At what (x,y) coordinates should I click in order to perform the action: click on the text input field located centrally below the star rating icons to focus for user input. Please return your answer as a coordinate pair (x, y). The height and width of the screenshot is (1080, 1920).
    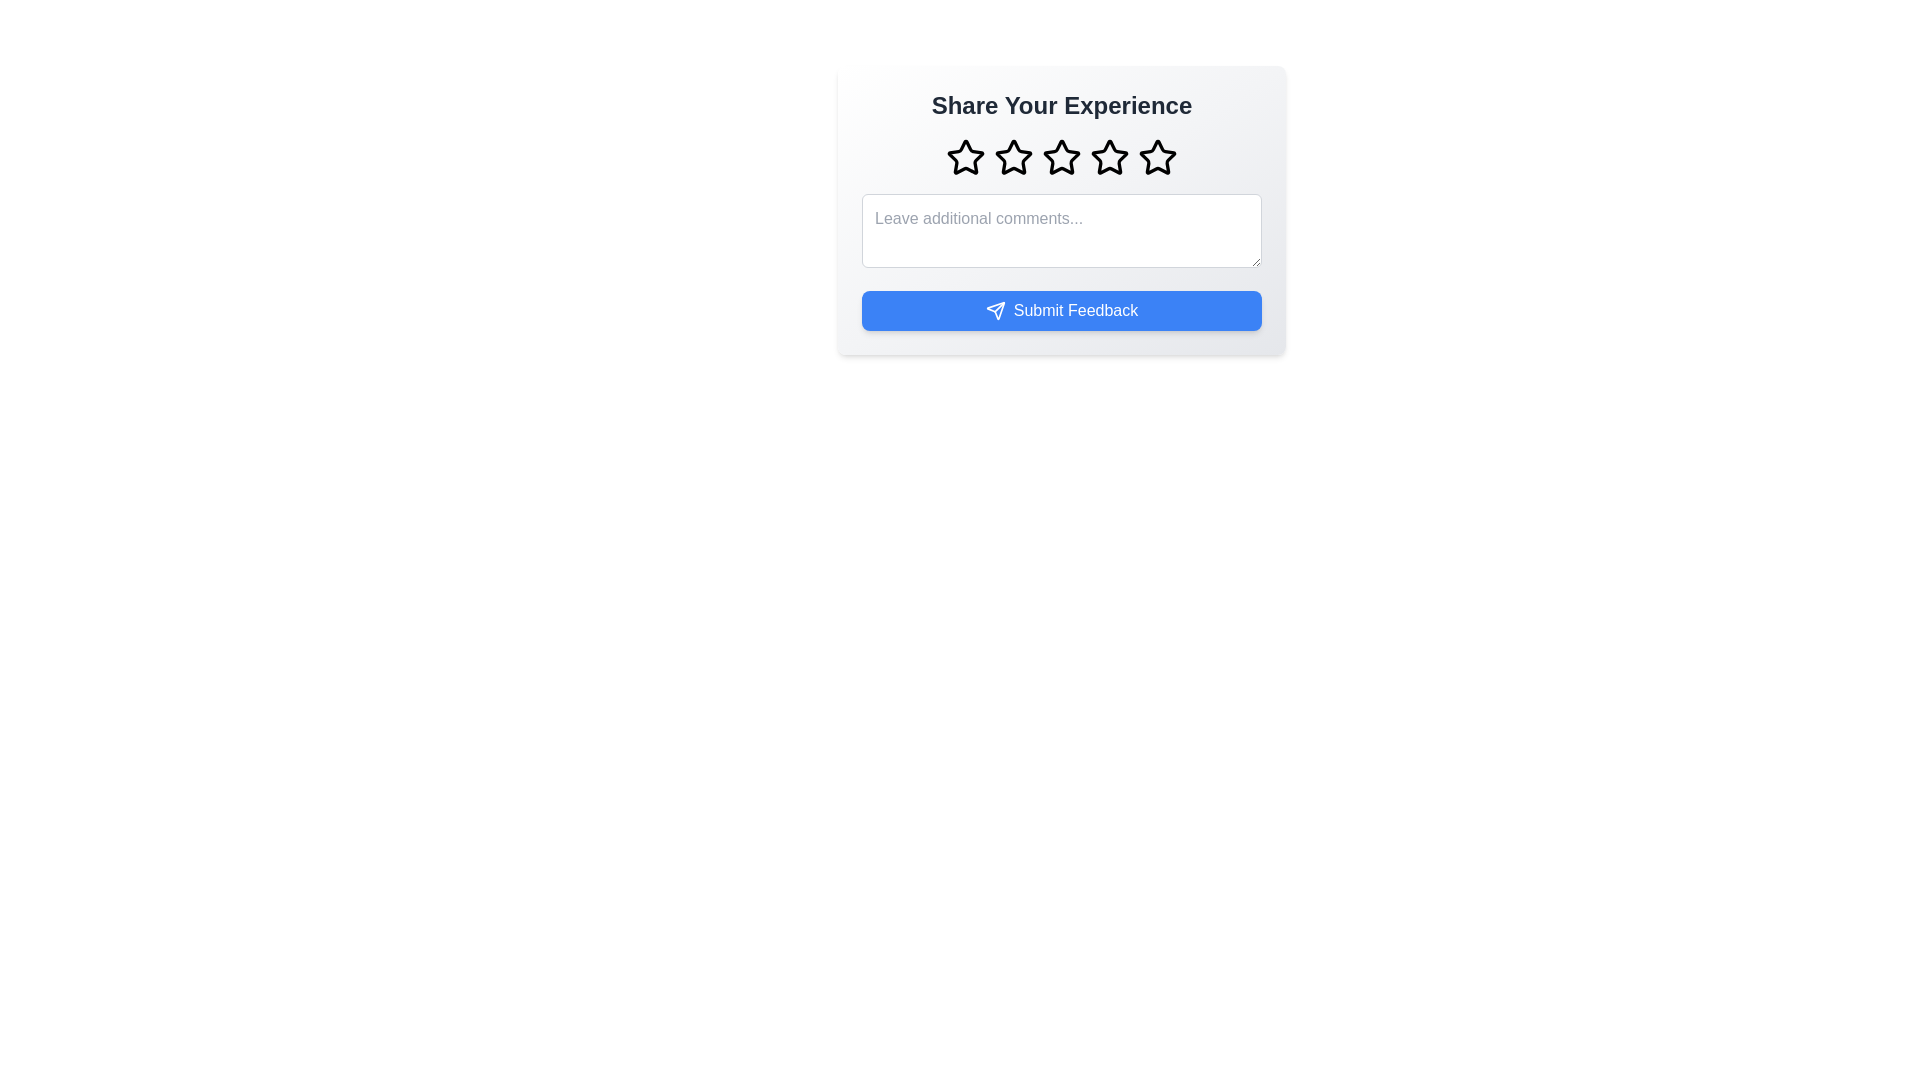
    Looking at the image, I should click on (1060, 230).